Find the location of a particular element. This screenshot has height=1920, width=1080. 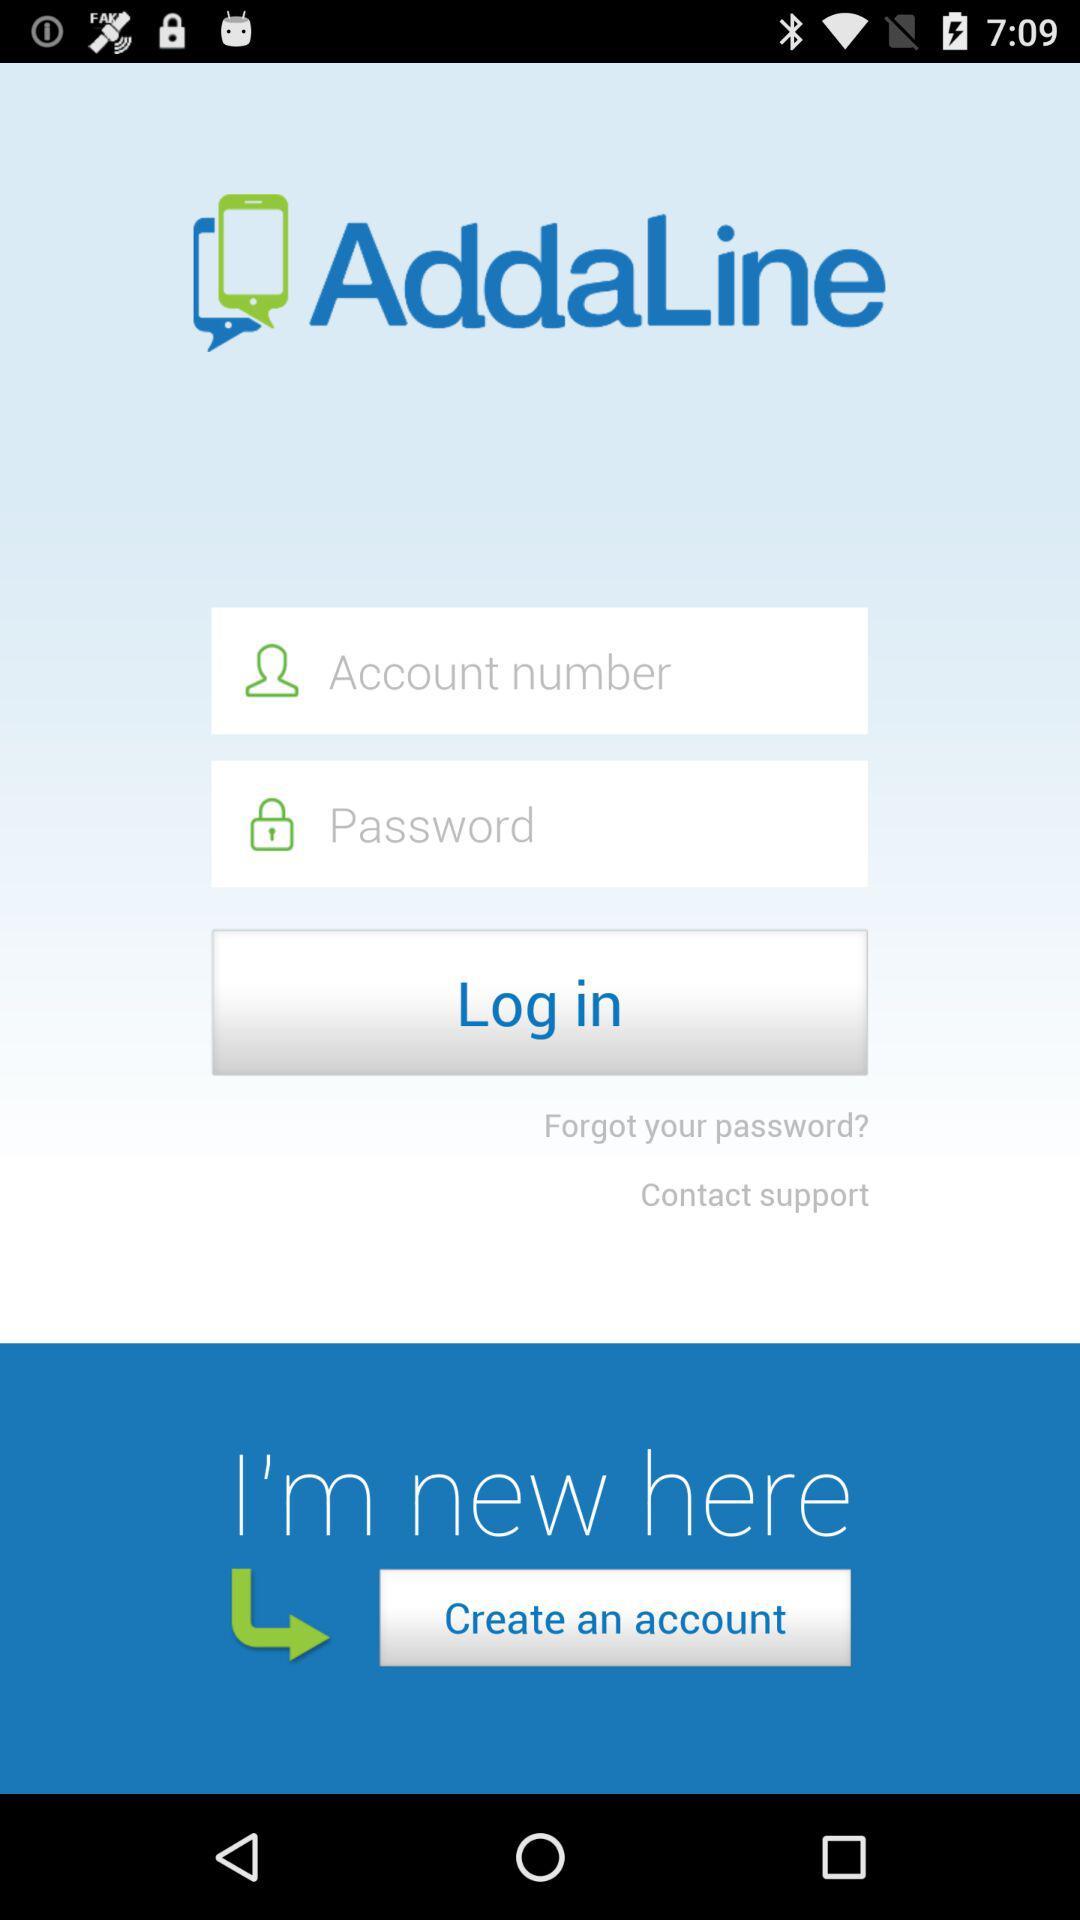

the icon above forgot your password? item is located at coordinates (538, 1002).